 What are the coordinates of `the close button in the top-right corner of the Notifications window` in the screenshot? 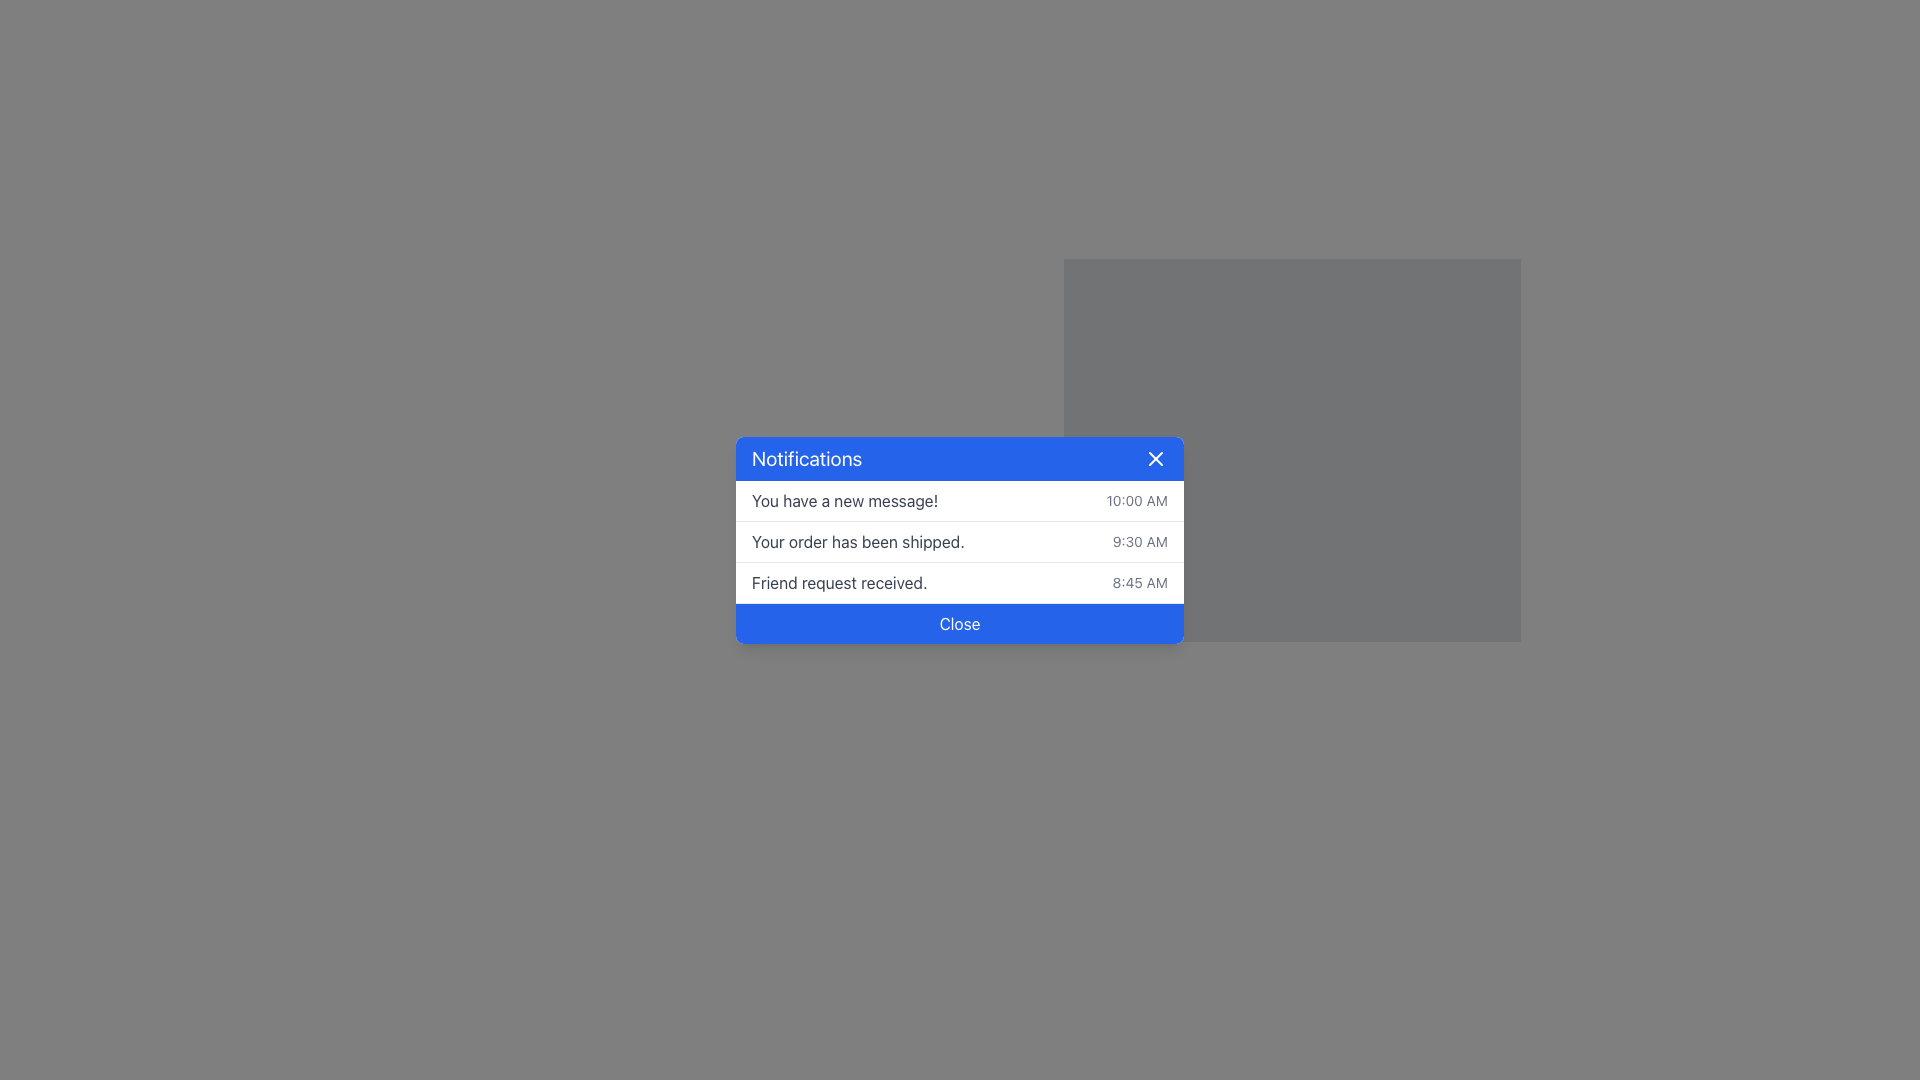 It's located at (1156, 458).